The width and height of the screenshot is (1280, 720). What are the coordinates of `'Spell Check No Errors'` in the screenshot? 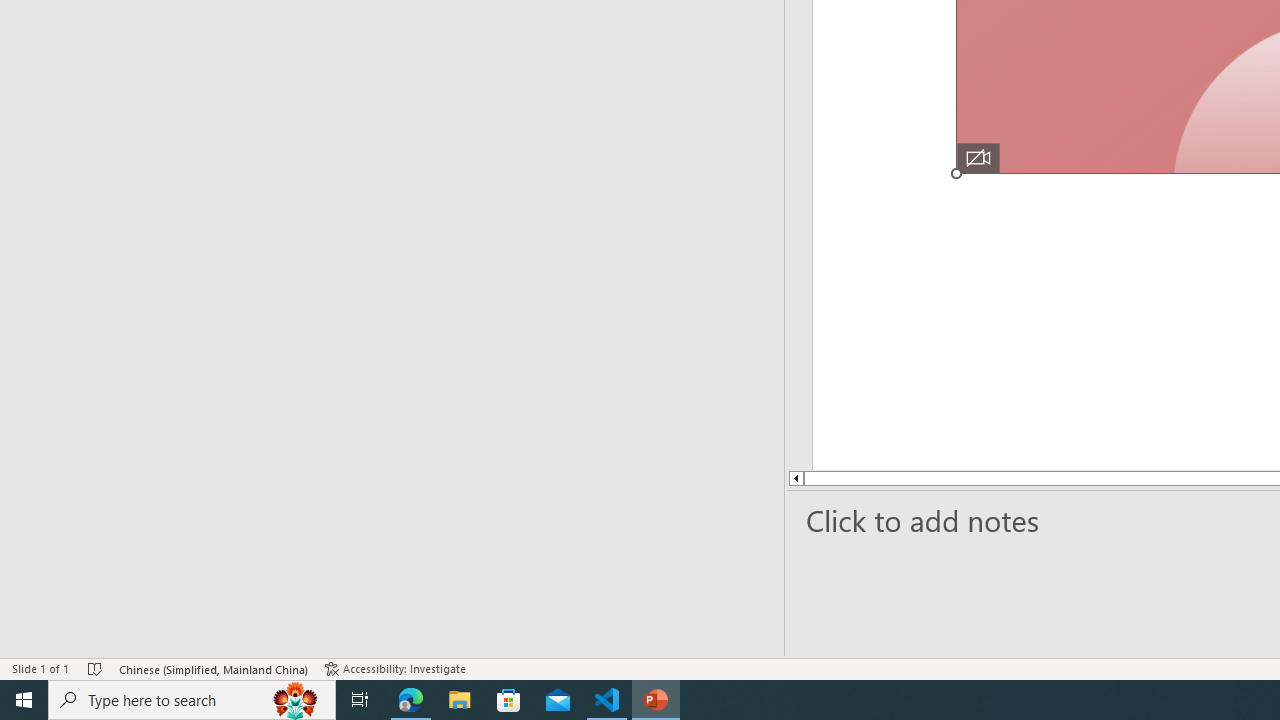 It's located at (95, 669).